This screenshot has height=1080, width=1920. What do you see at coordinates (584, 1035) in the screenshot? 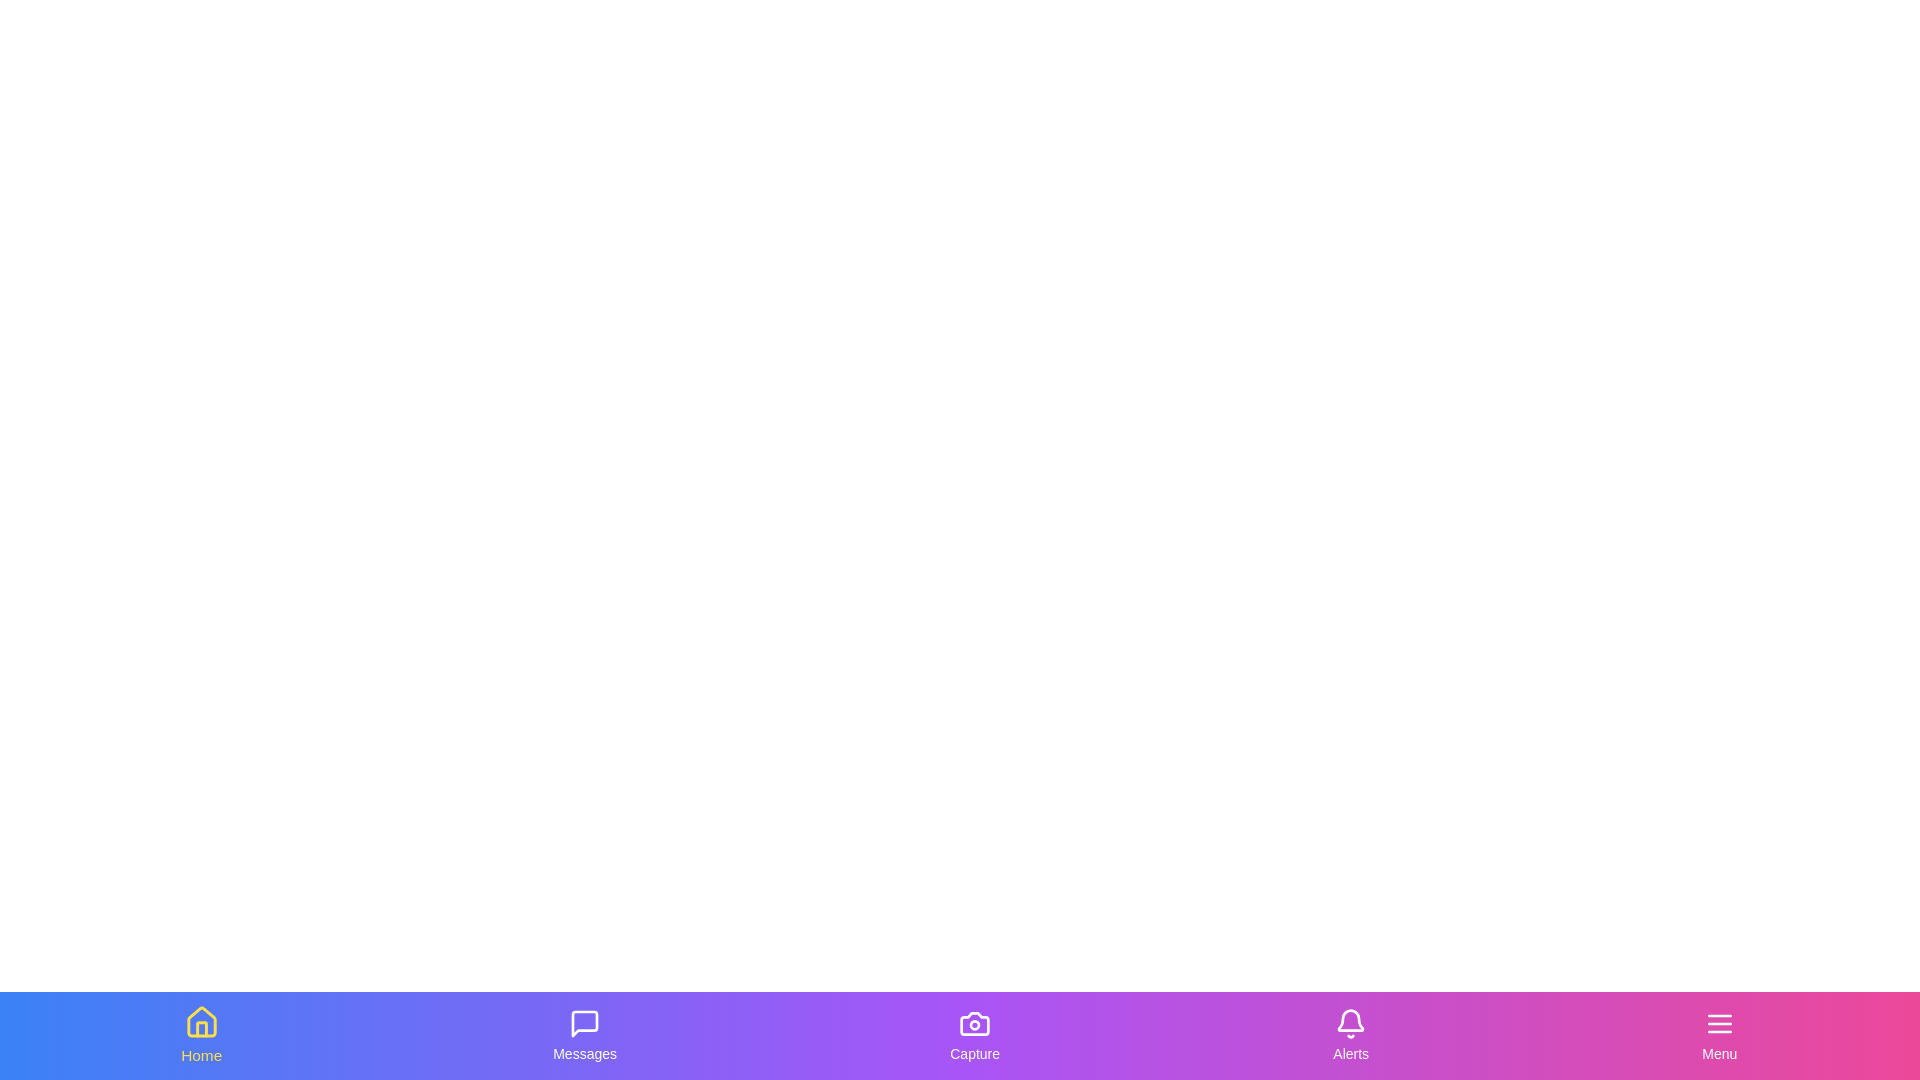
I see `the Messages tab by clicking on its icon or label` at bounding box center [584, 1035].